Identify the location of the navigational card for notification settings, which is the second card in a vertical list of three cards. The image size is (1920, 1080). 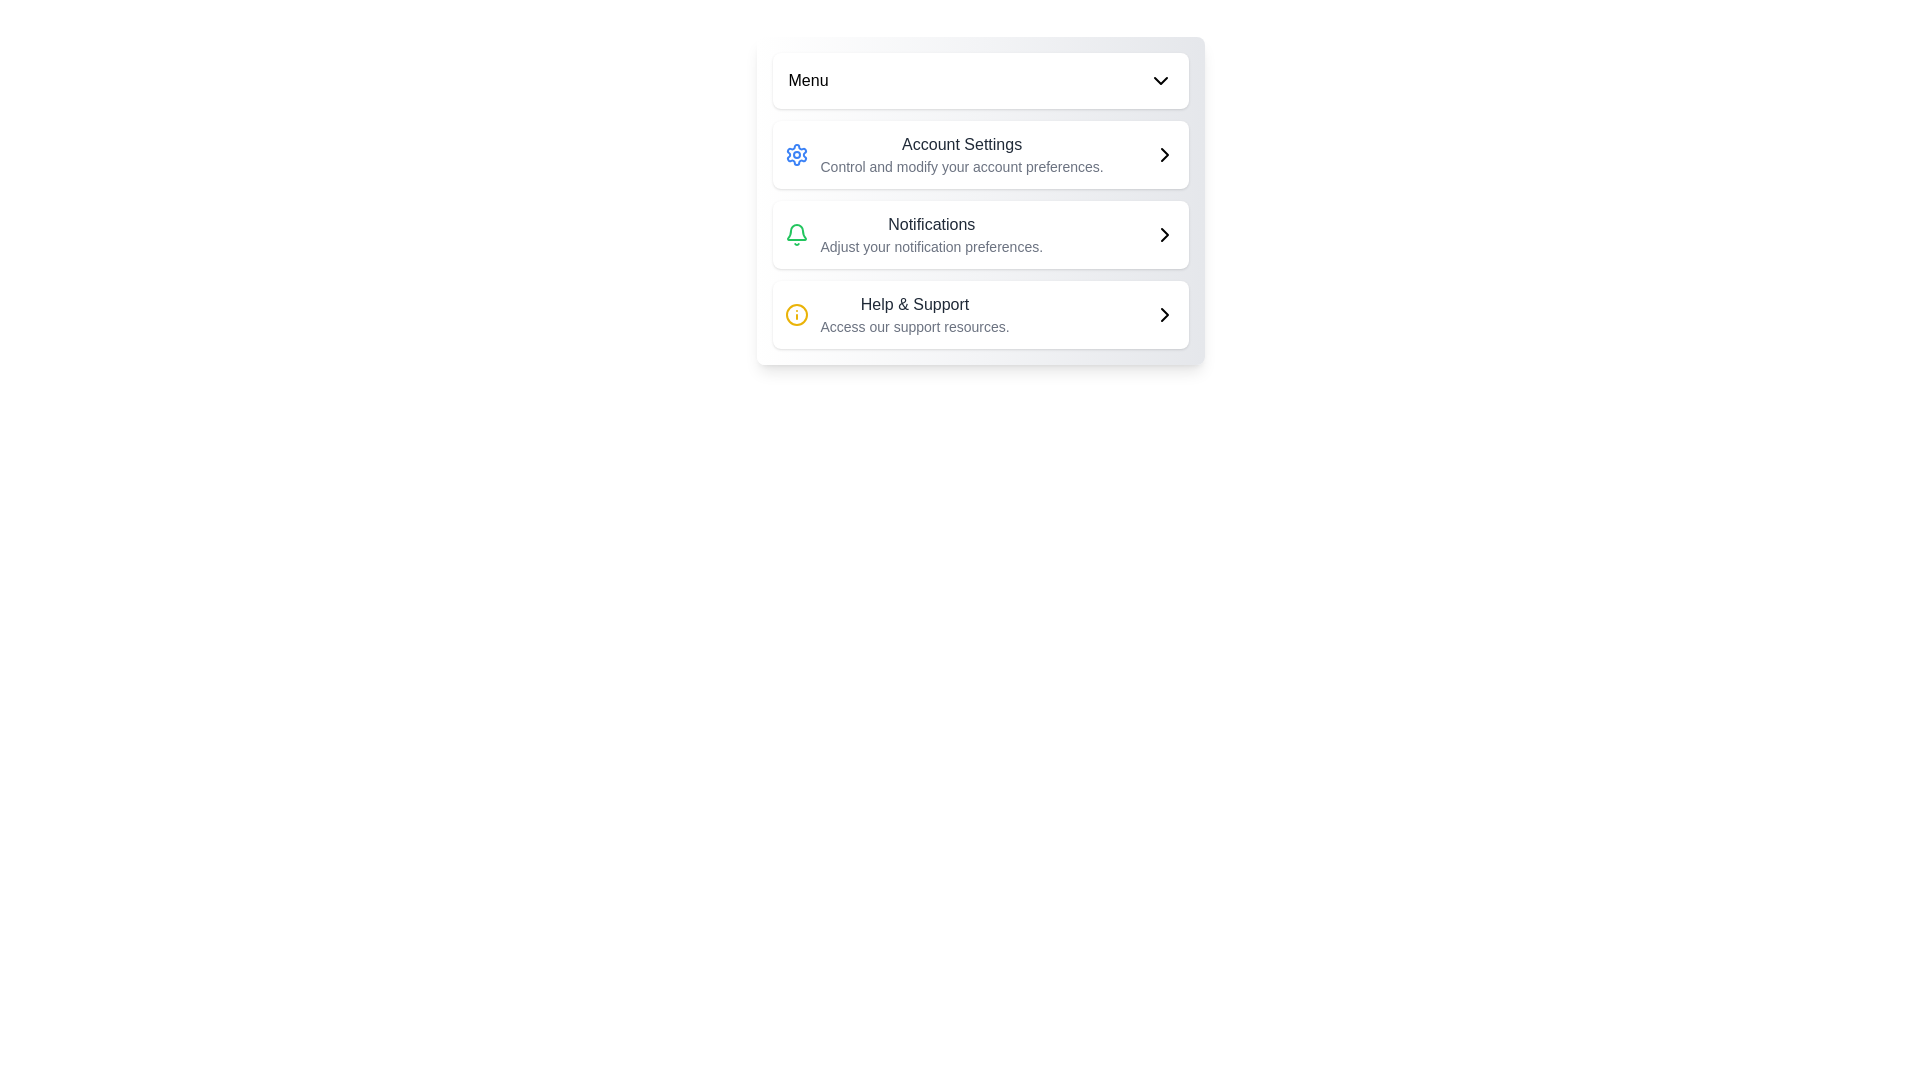
(980, 234).